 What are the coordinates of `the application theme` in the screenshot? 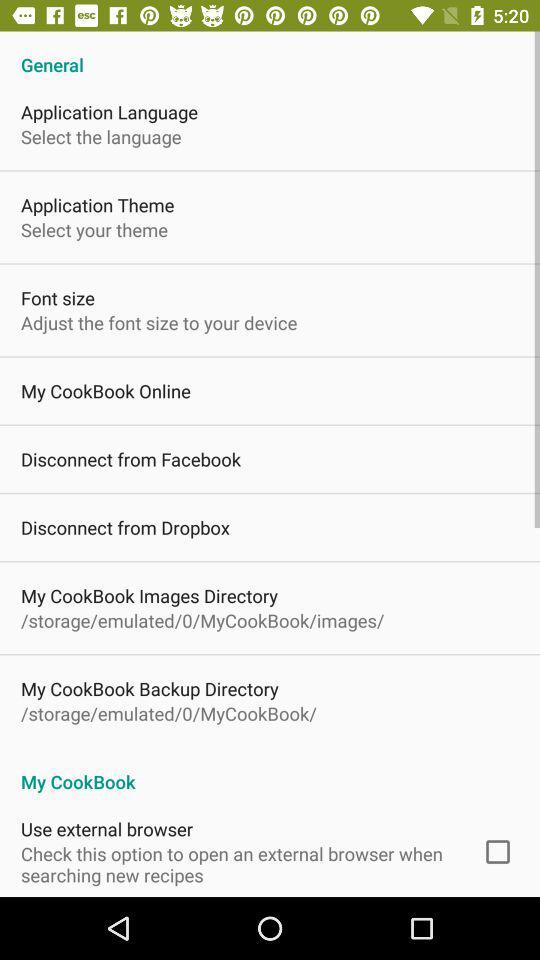 It's located at (96, 205).